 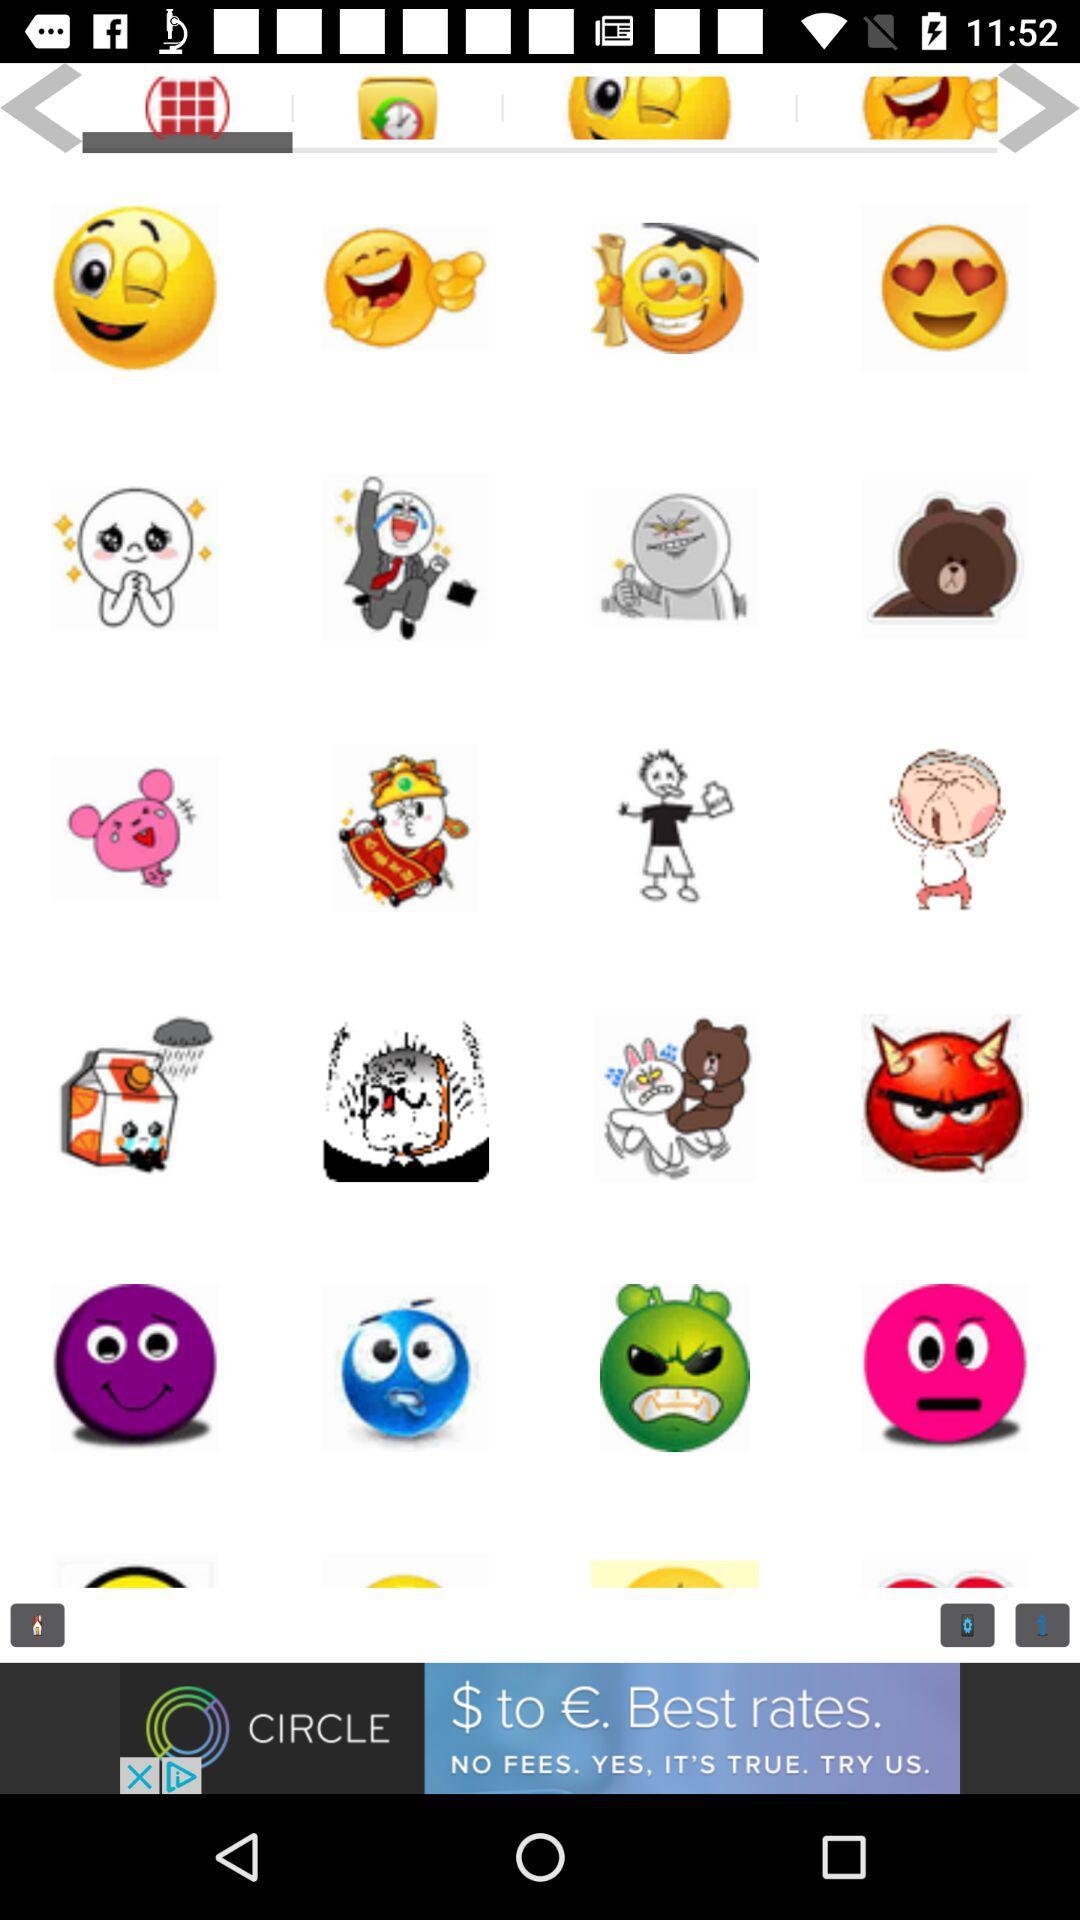 I want to click on emoji 's selection, so click(x=135, y=1367).